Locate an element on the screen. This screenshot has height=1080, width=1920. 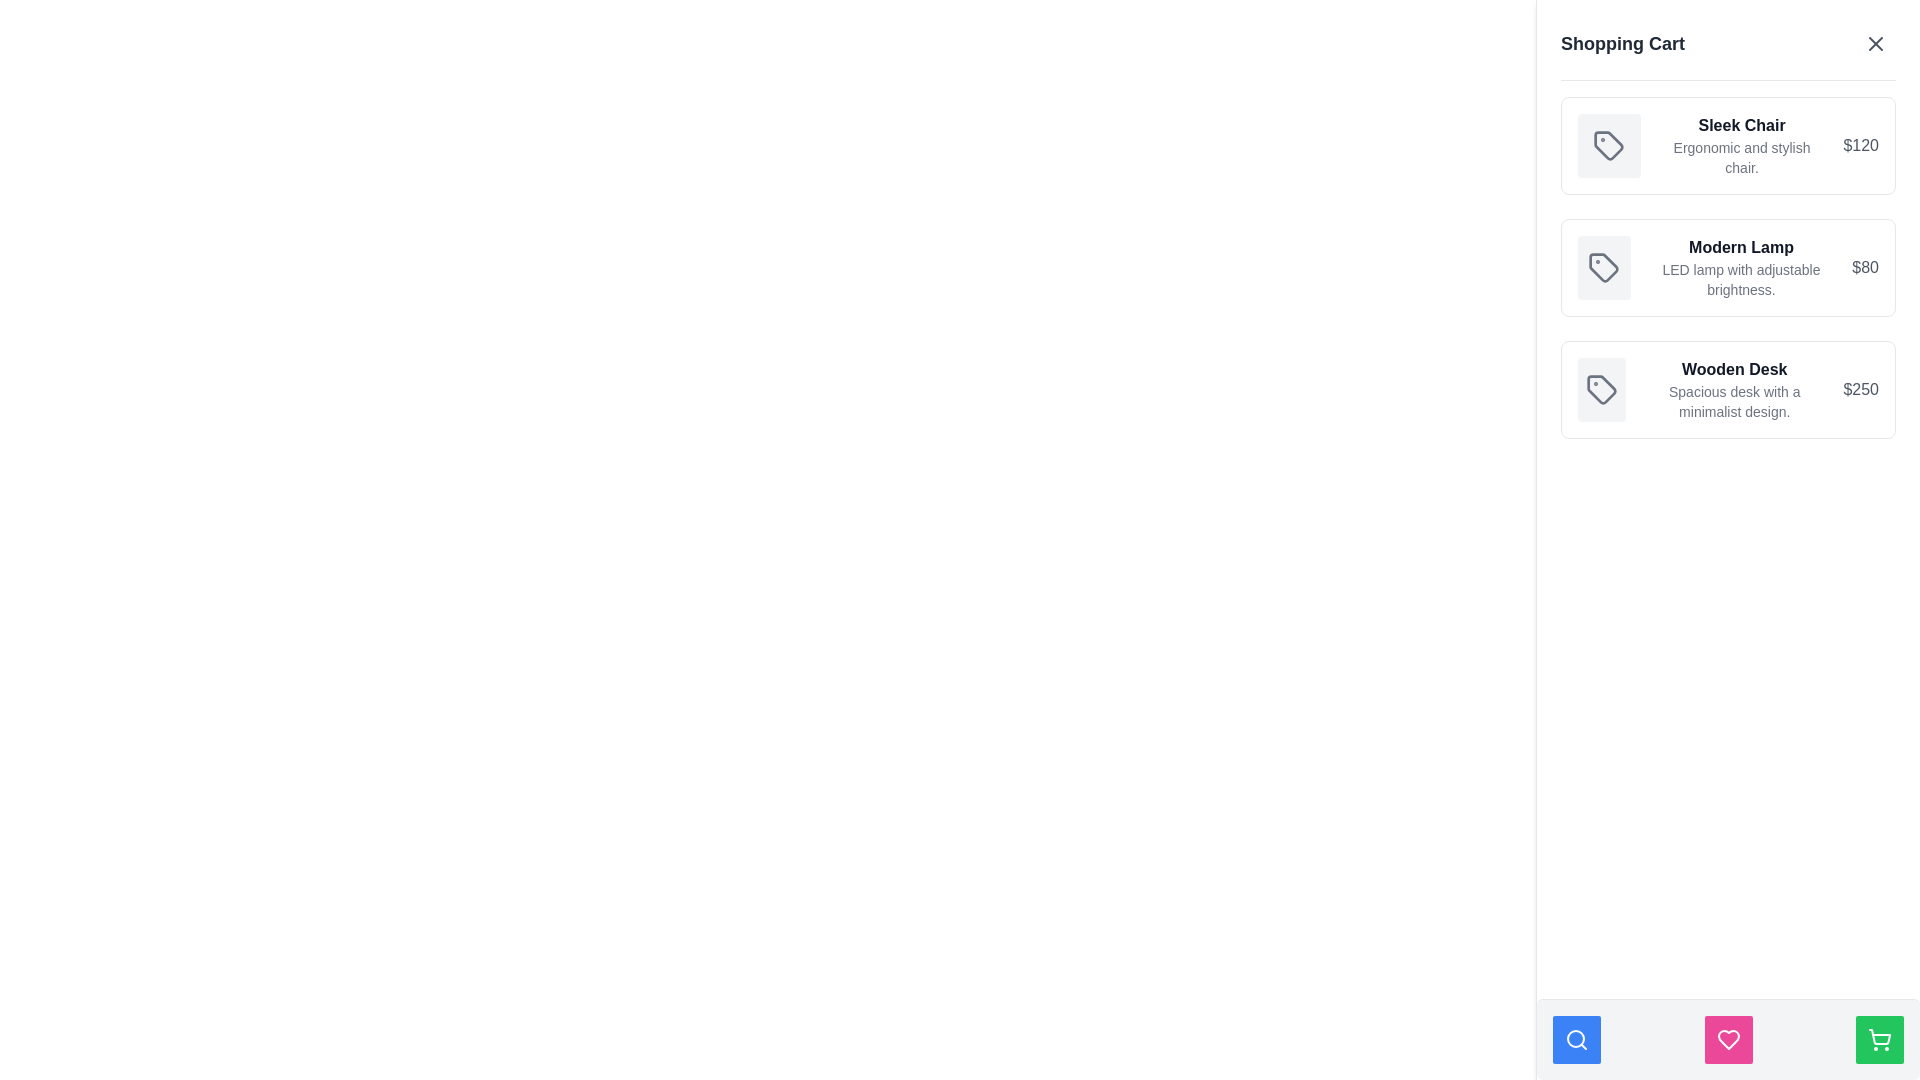
text 'Spacious desk with a minimalist design.' located below the title 'Wooden Desk' in the shopping cart section on the right side of the interface is located at coordinates (1733, 401).